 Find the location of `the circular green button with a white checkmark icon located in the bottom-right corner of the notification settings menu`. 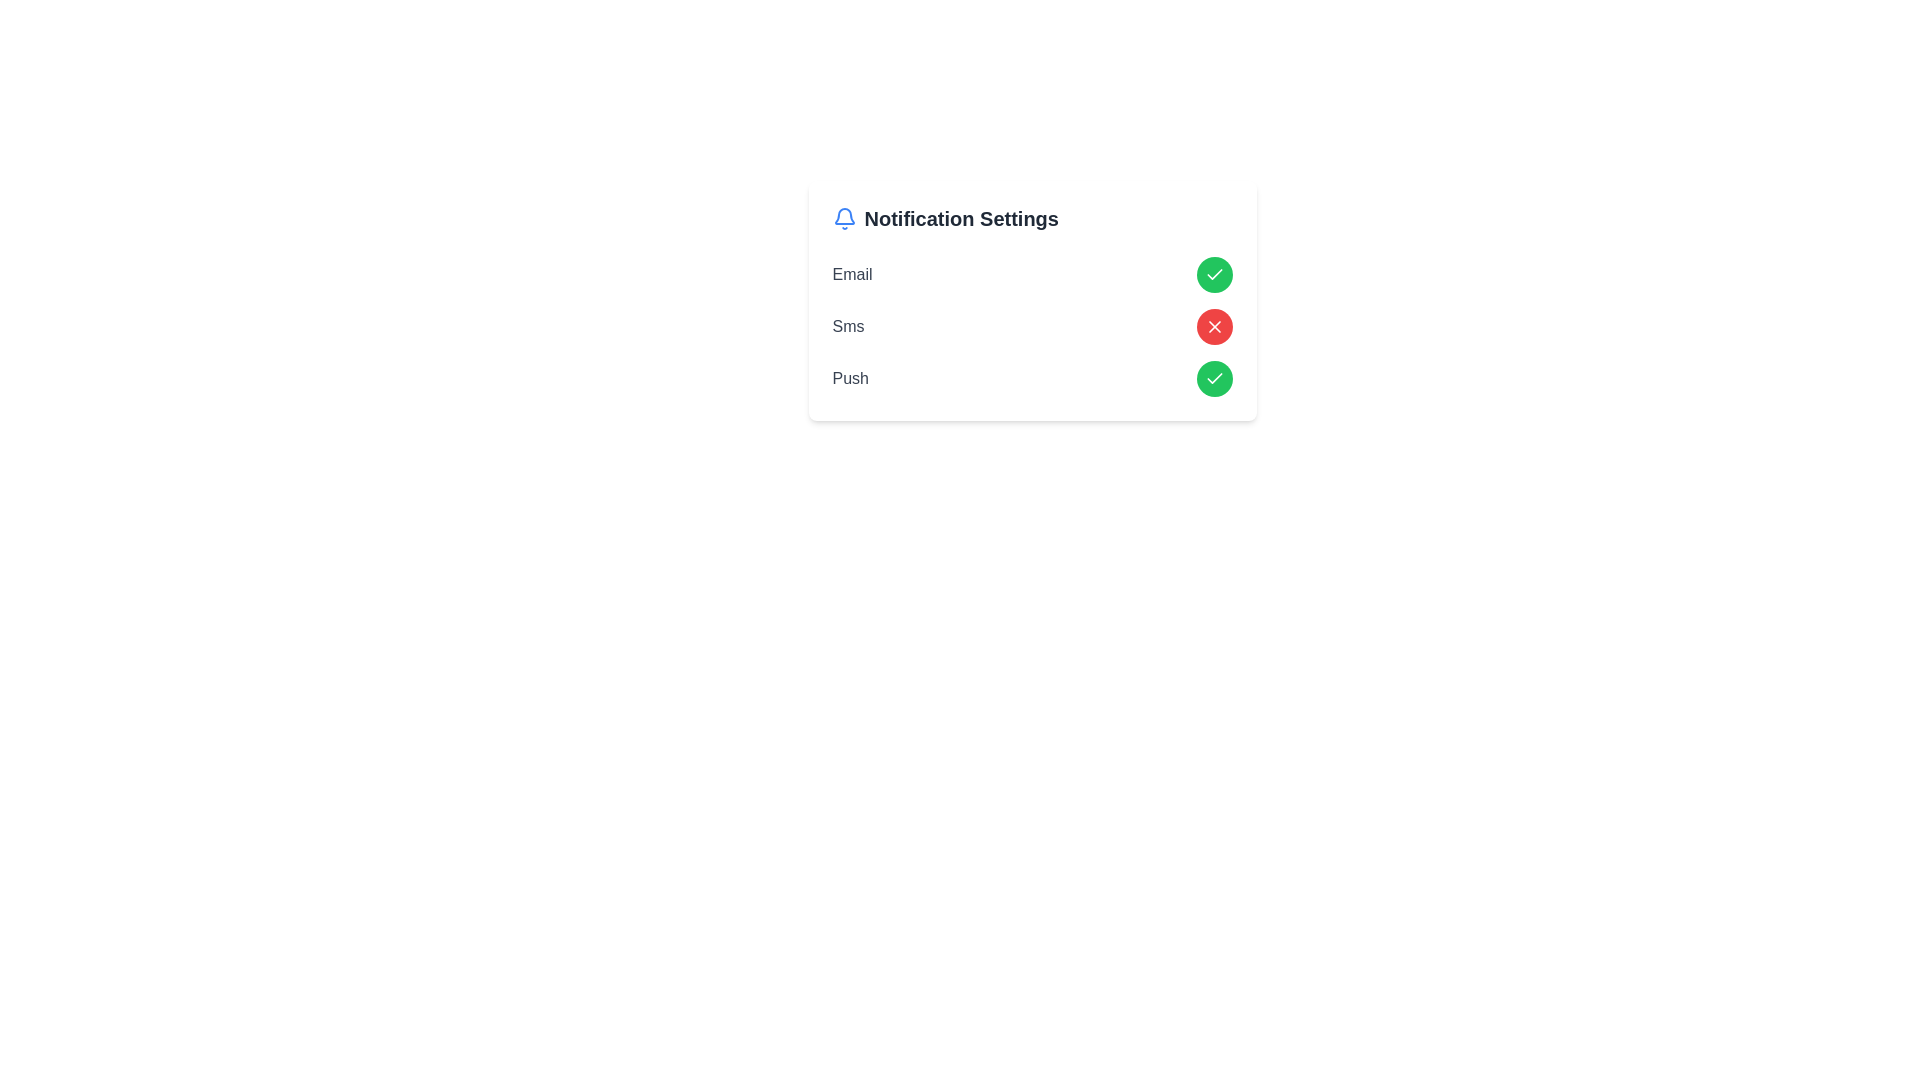

the circular green button with a white checkmark icon located in the bottom-right corner of the notification settings menu is located at coordinates (1213, 378).